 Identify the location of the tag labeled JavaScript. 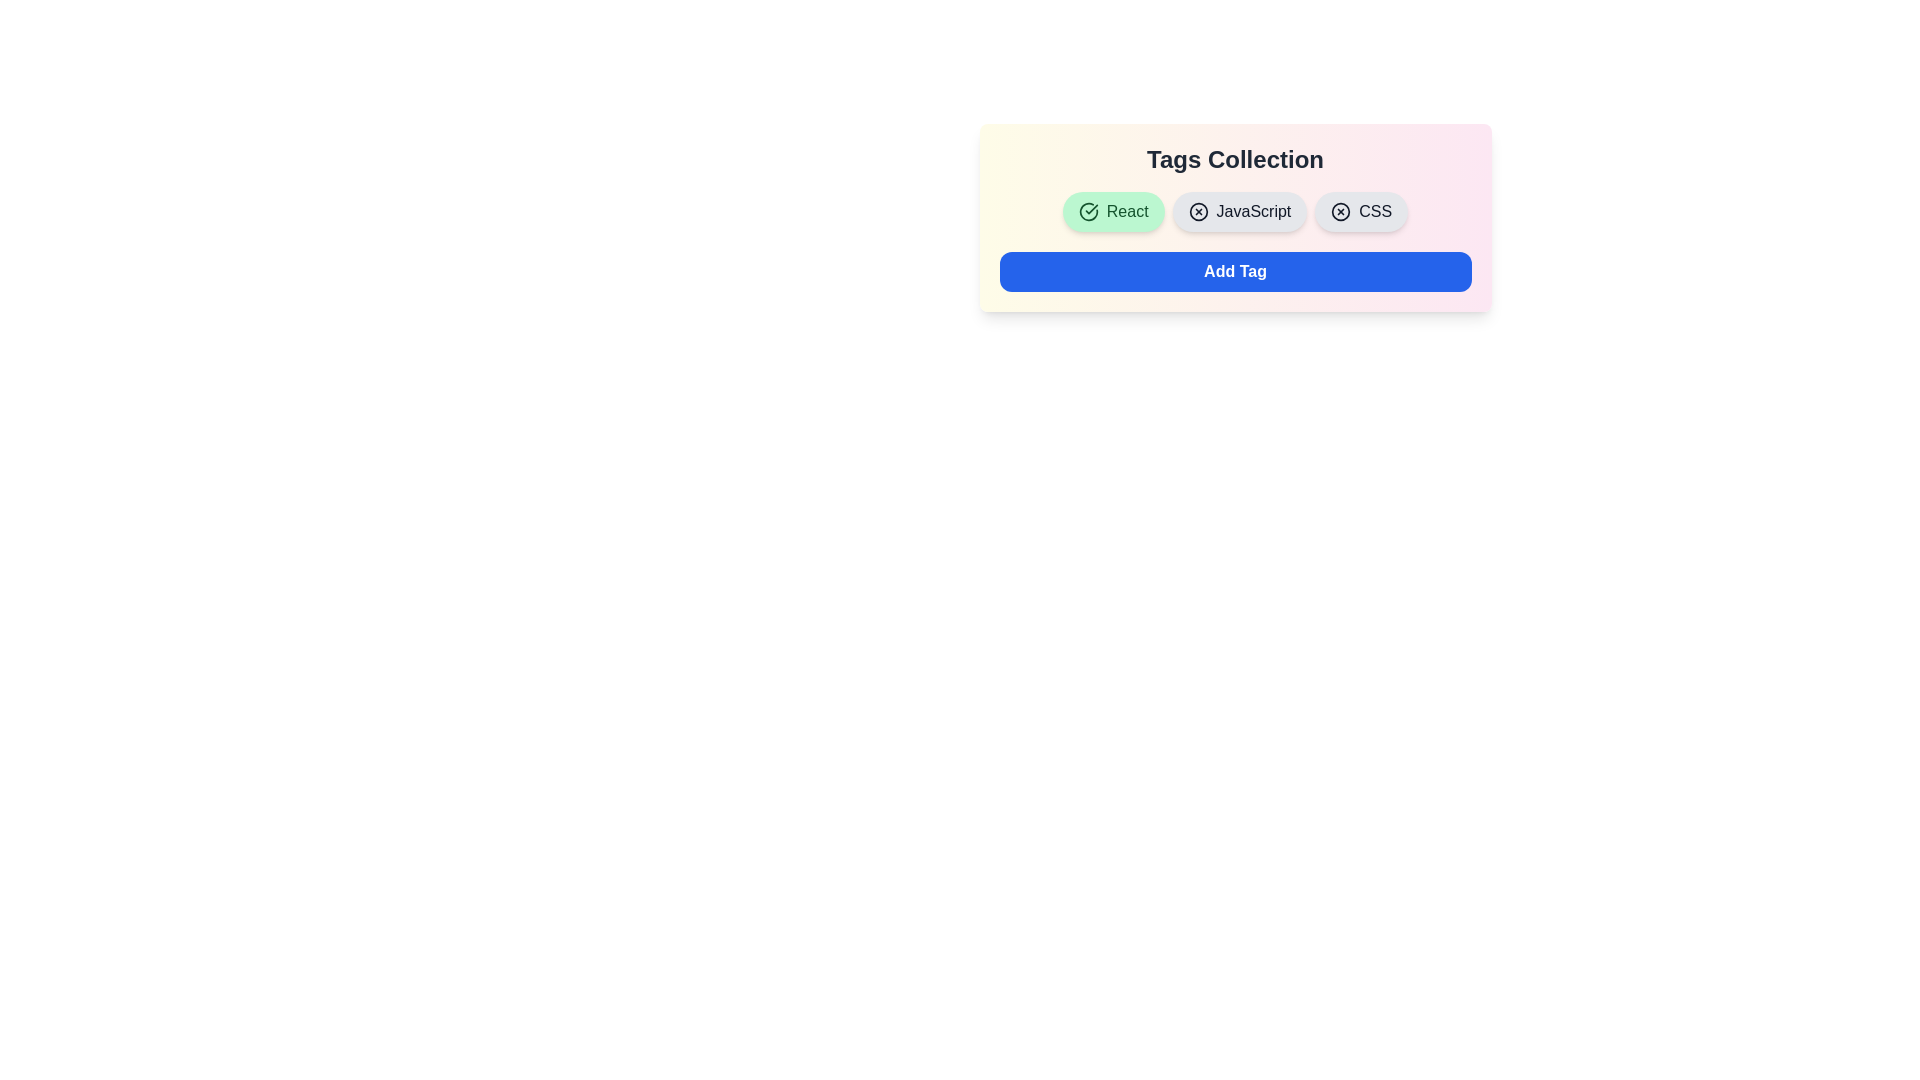
(1238, 212).